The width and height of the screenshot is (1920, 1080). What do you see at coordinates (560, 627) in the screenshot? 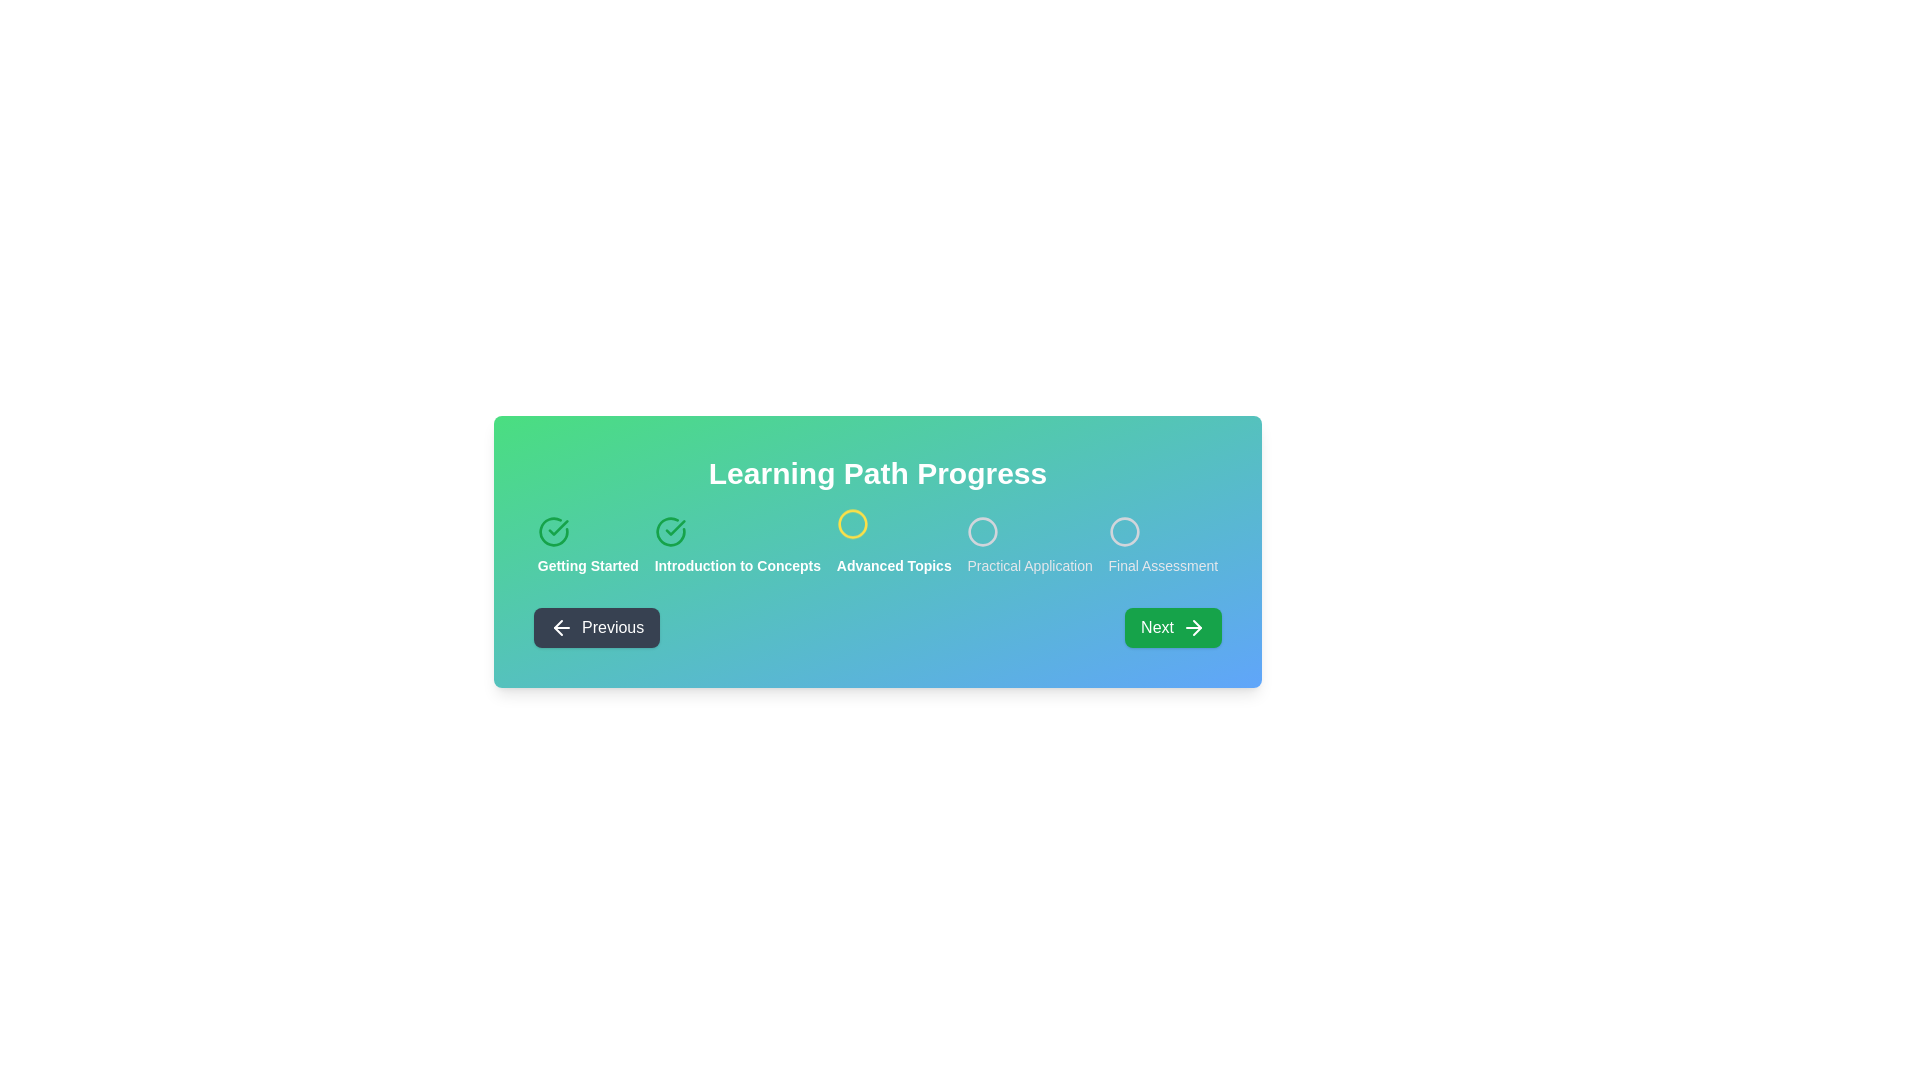
I see `the 'previous' icon located within the 'Previous' button at the bottom-left corner of the content card` at bounding box center [560, 627].